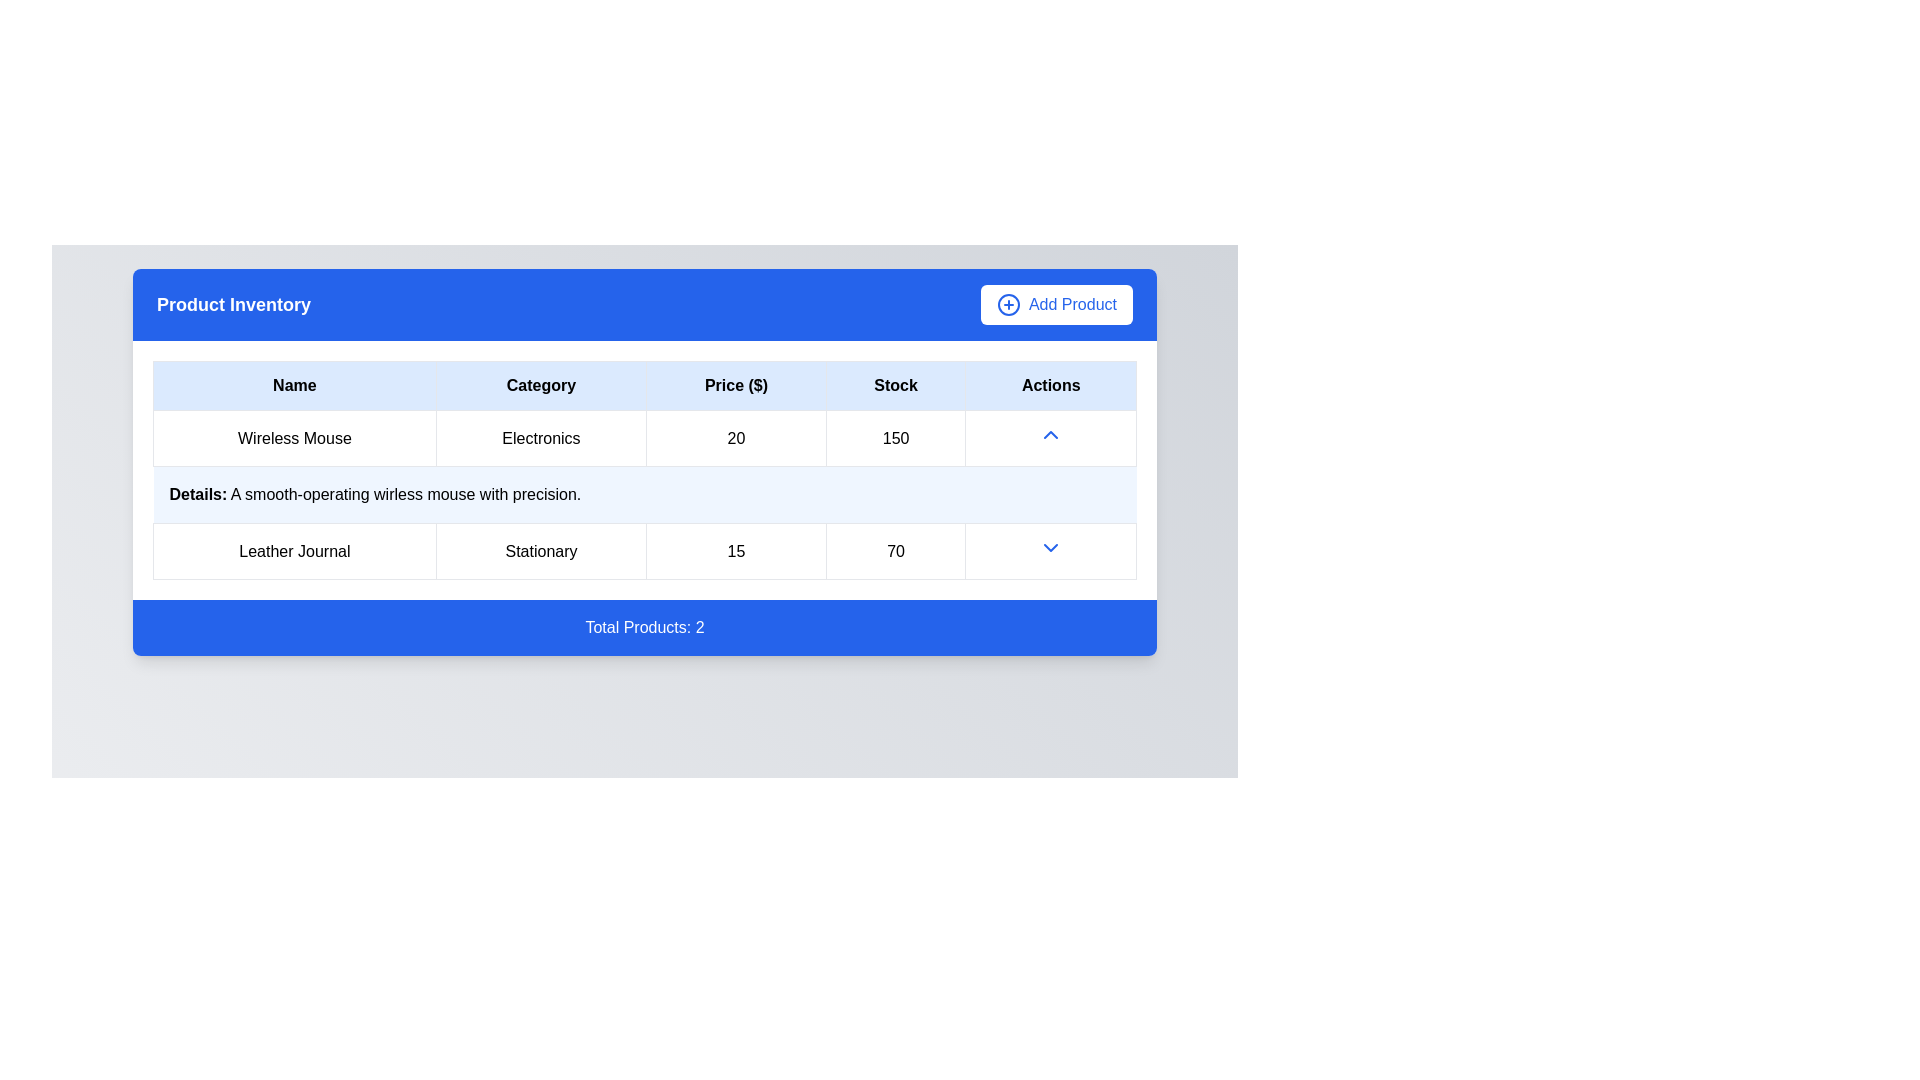  I want to click on the second column header in the table that indicates product categories, located between 'Name' and 'Price ($)', so click(541, 385).